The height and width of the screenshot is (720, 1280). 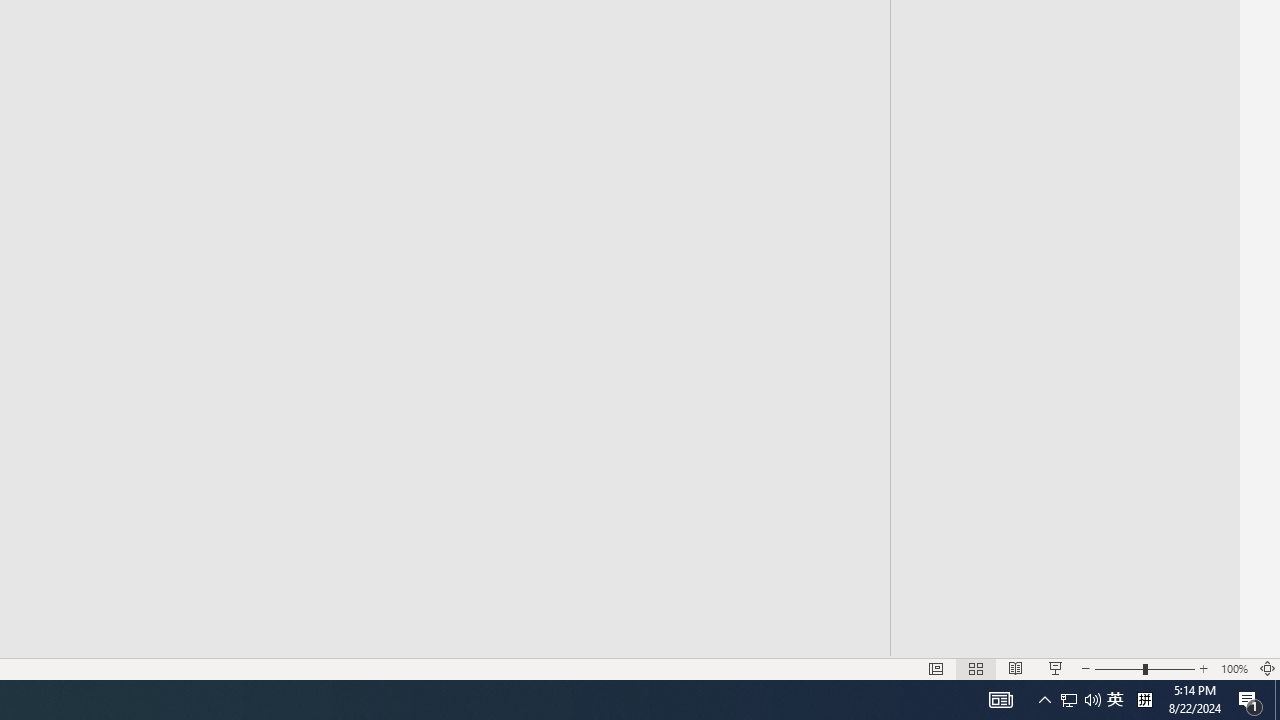 What do you see at coordinates (1233, 669) in the screenshot?
I see `'Zoom 100%'` at bounding box center [1233, 669].